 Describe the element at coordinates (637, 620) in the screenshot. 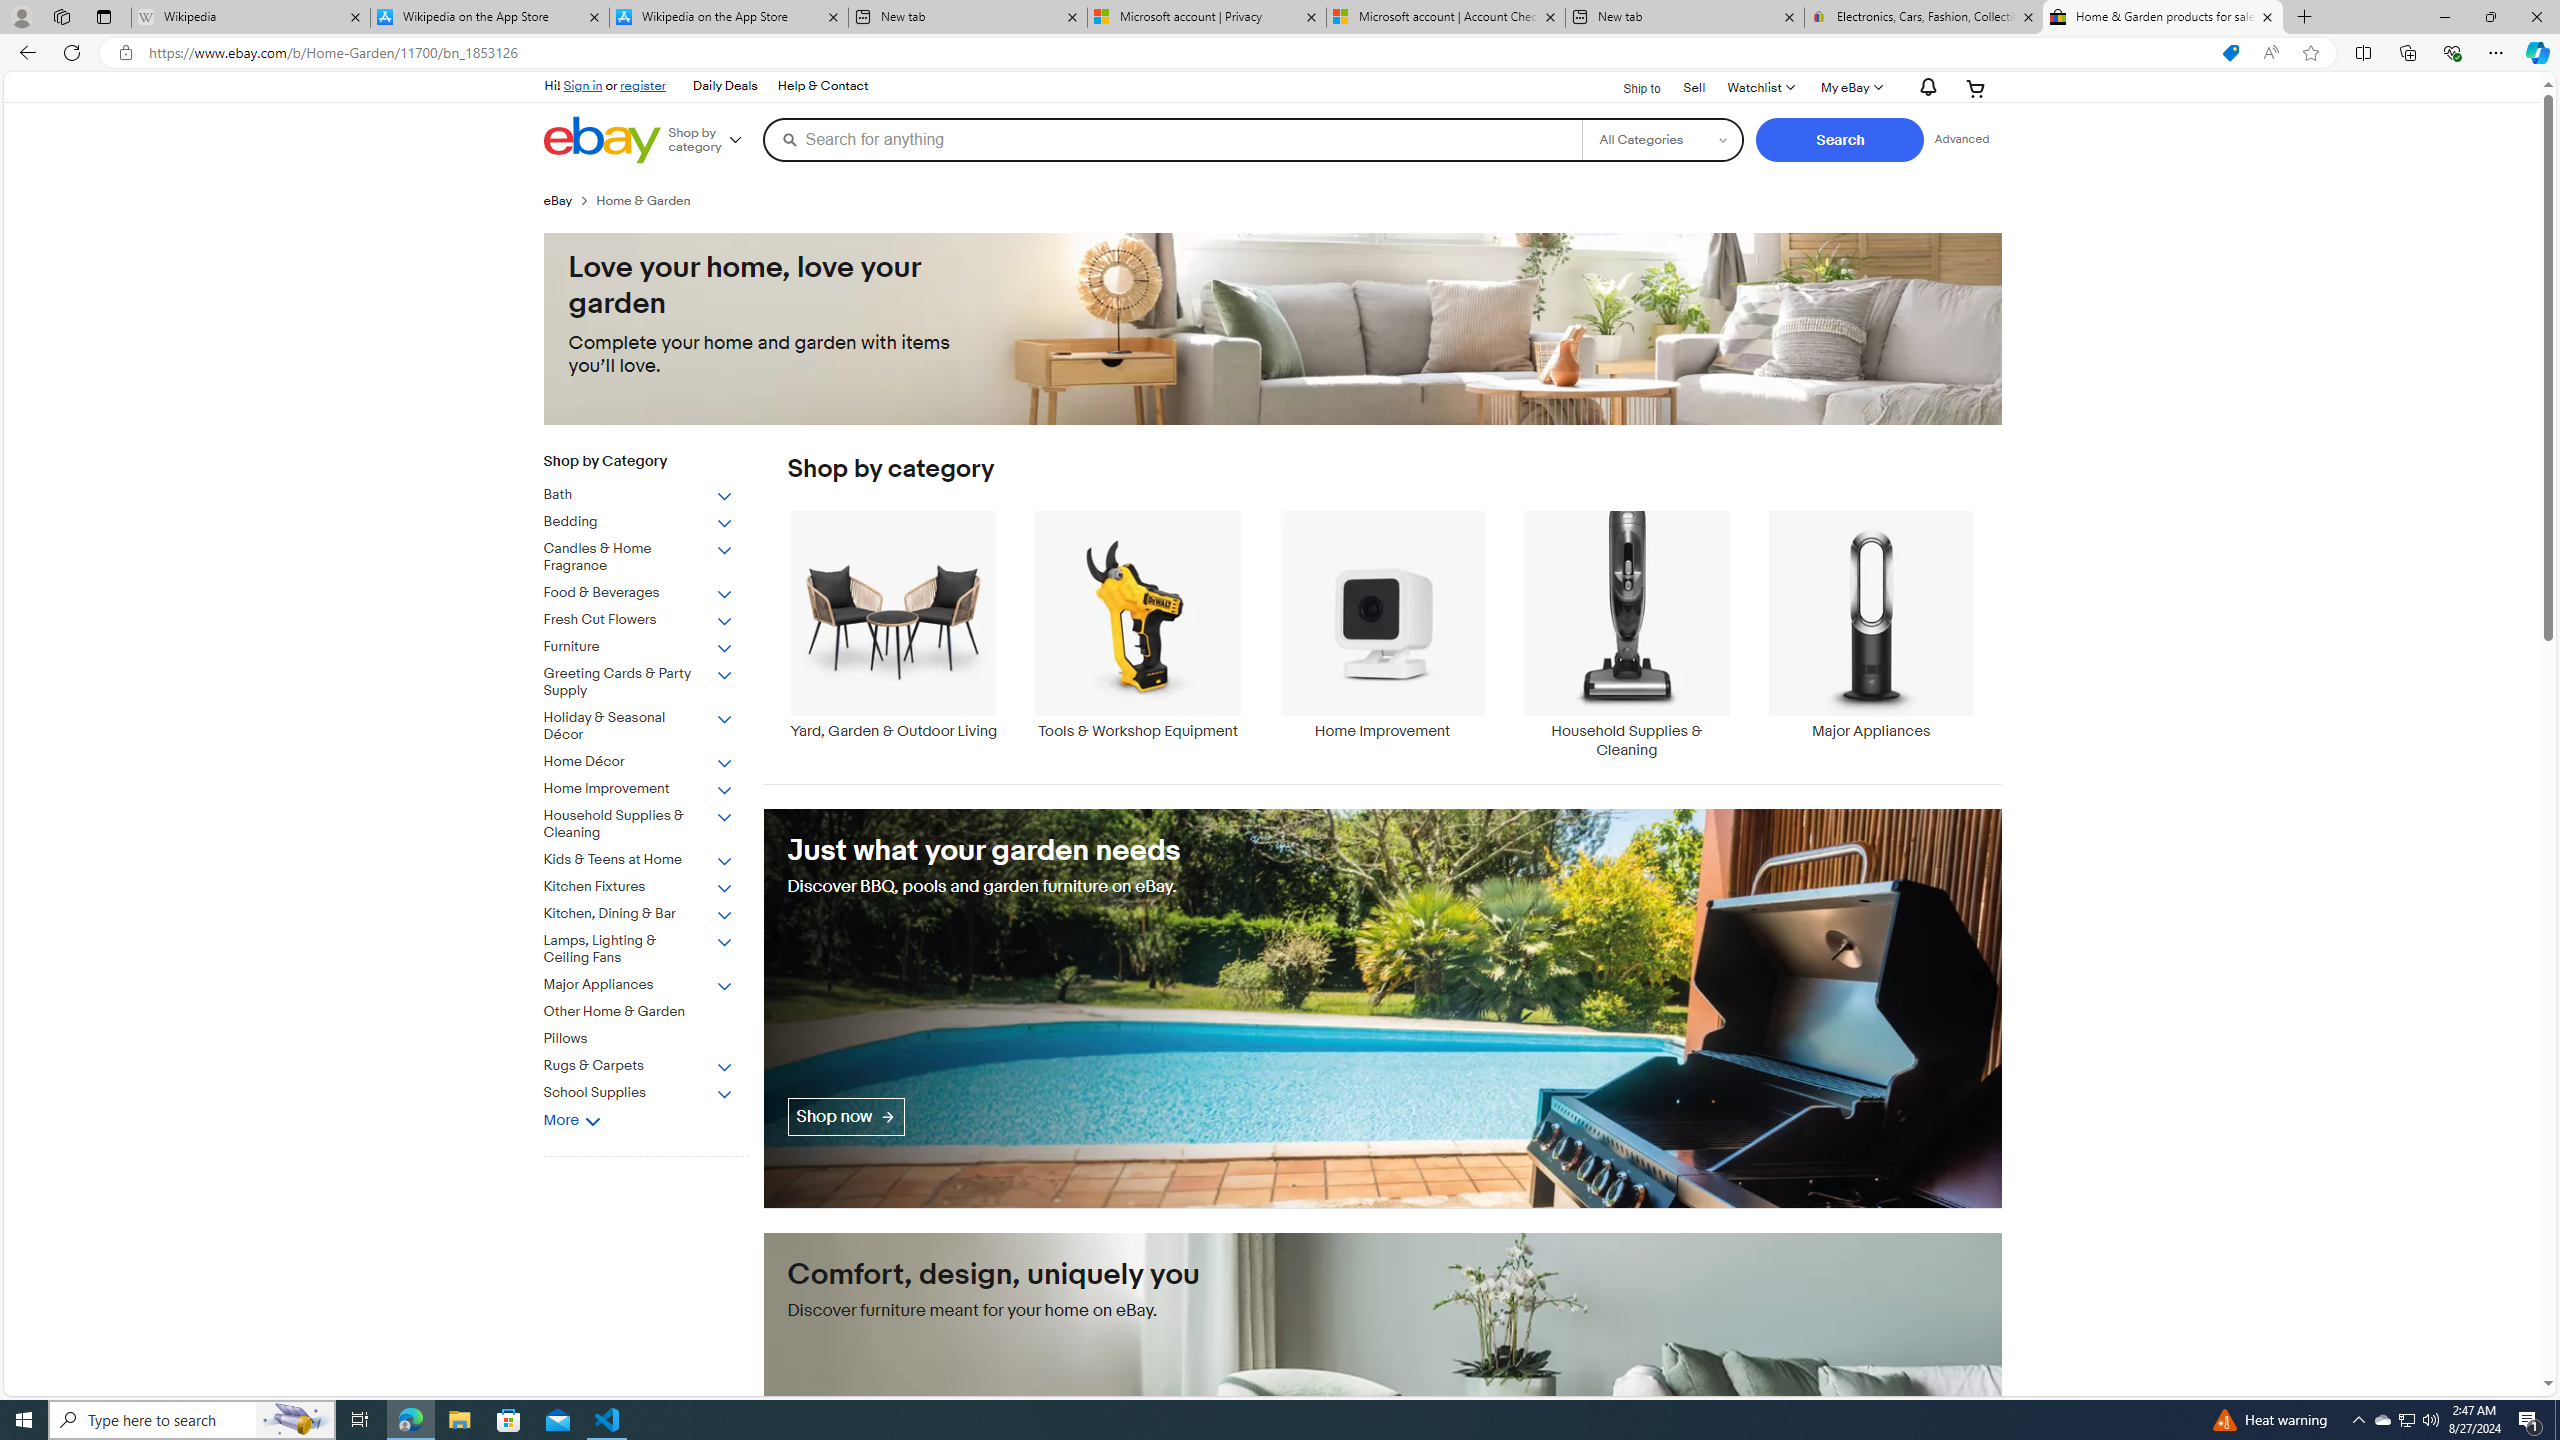

I see `'Fresh Cut Flowers'` at that location.